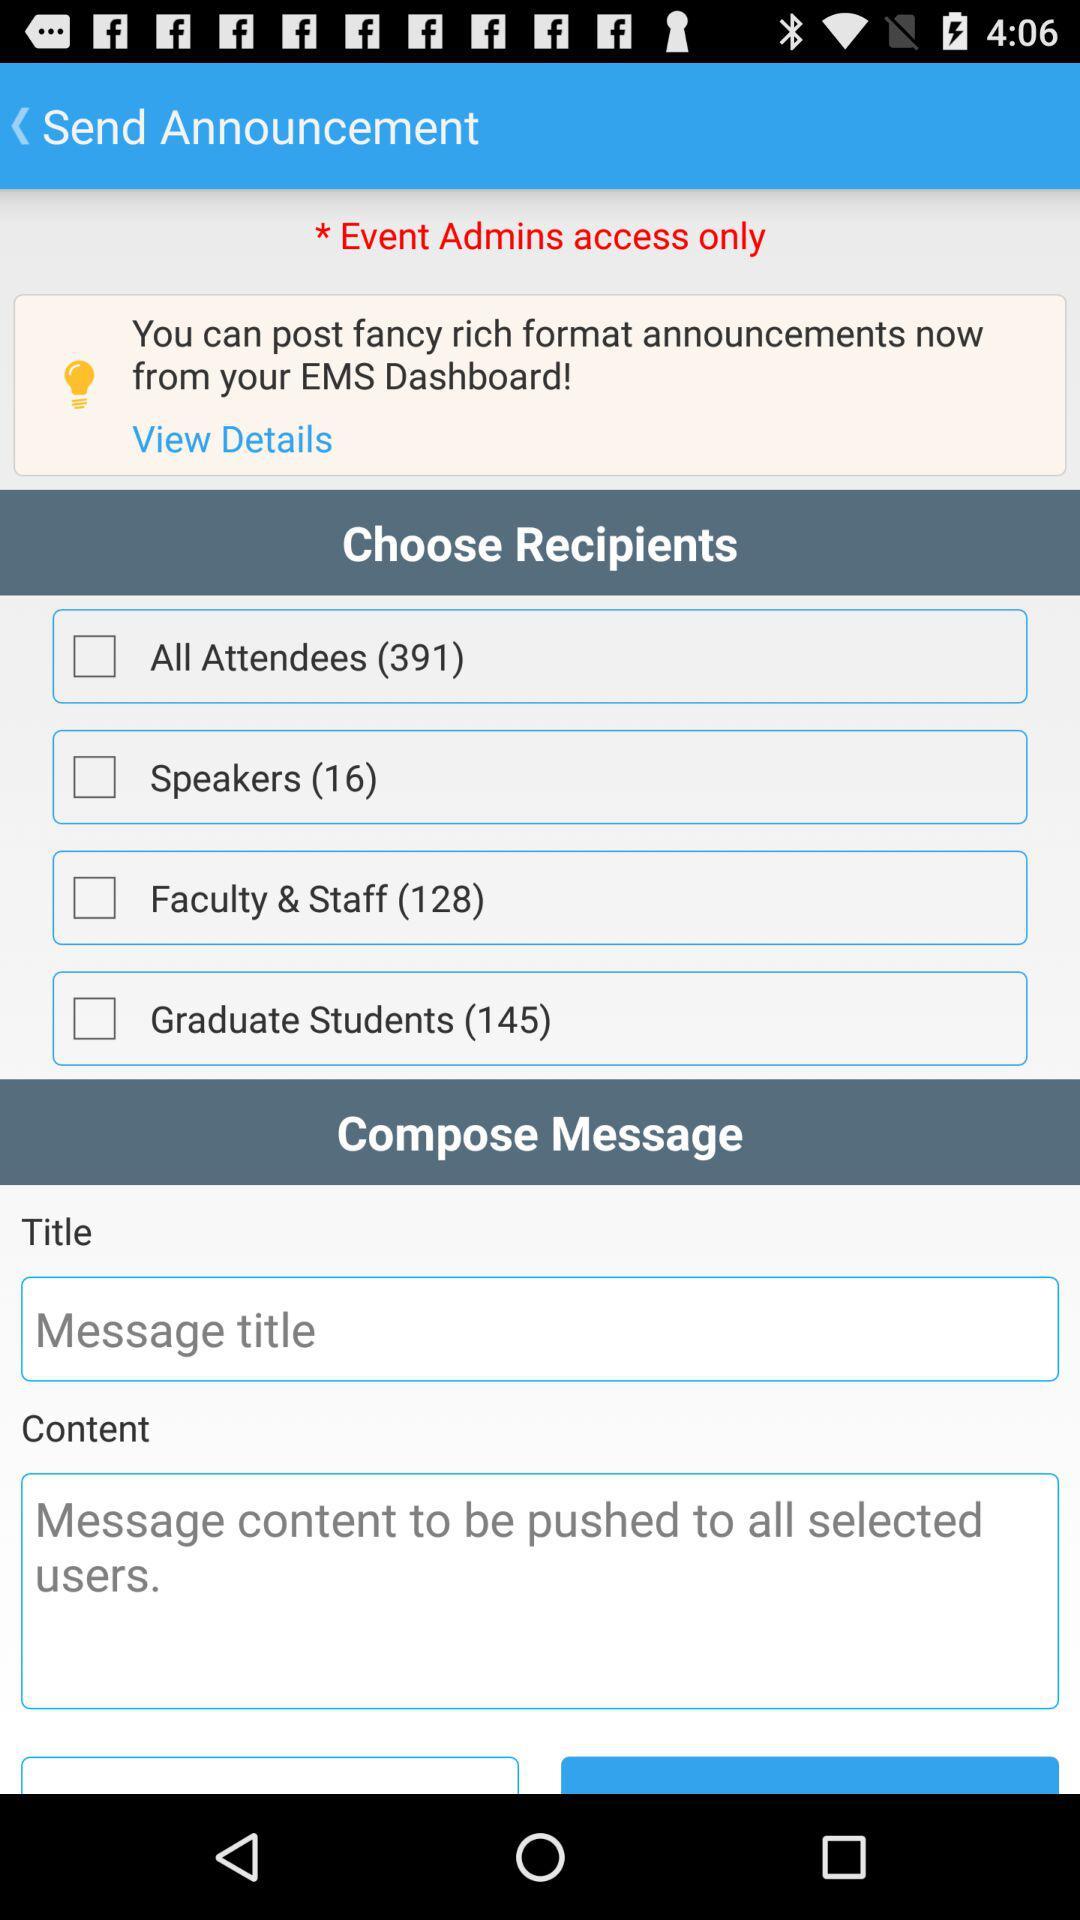  Describe the element at coordinates (270, 1775) in the screenshot. I see `icon to the left of send` at that location.